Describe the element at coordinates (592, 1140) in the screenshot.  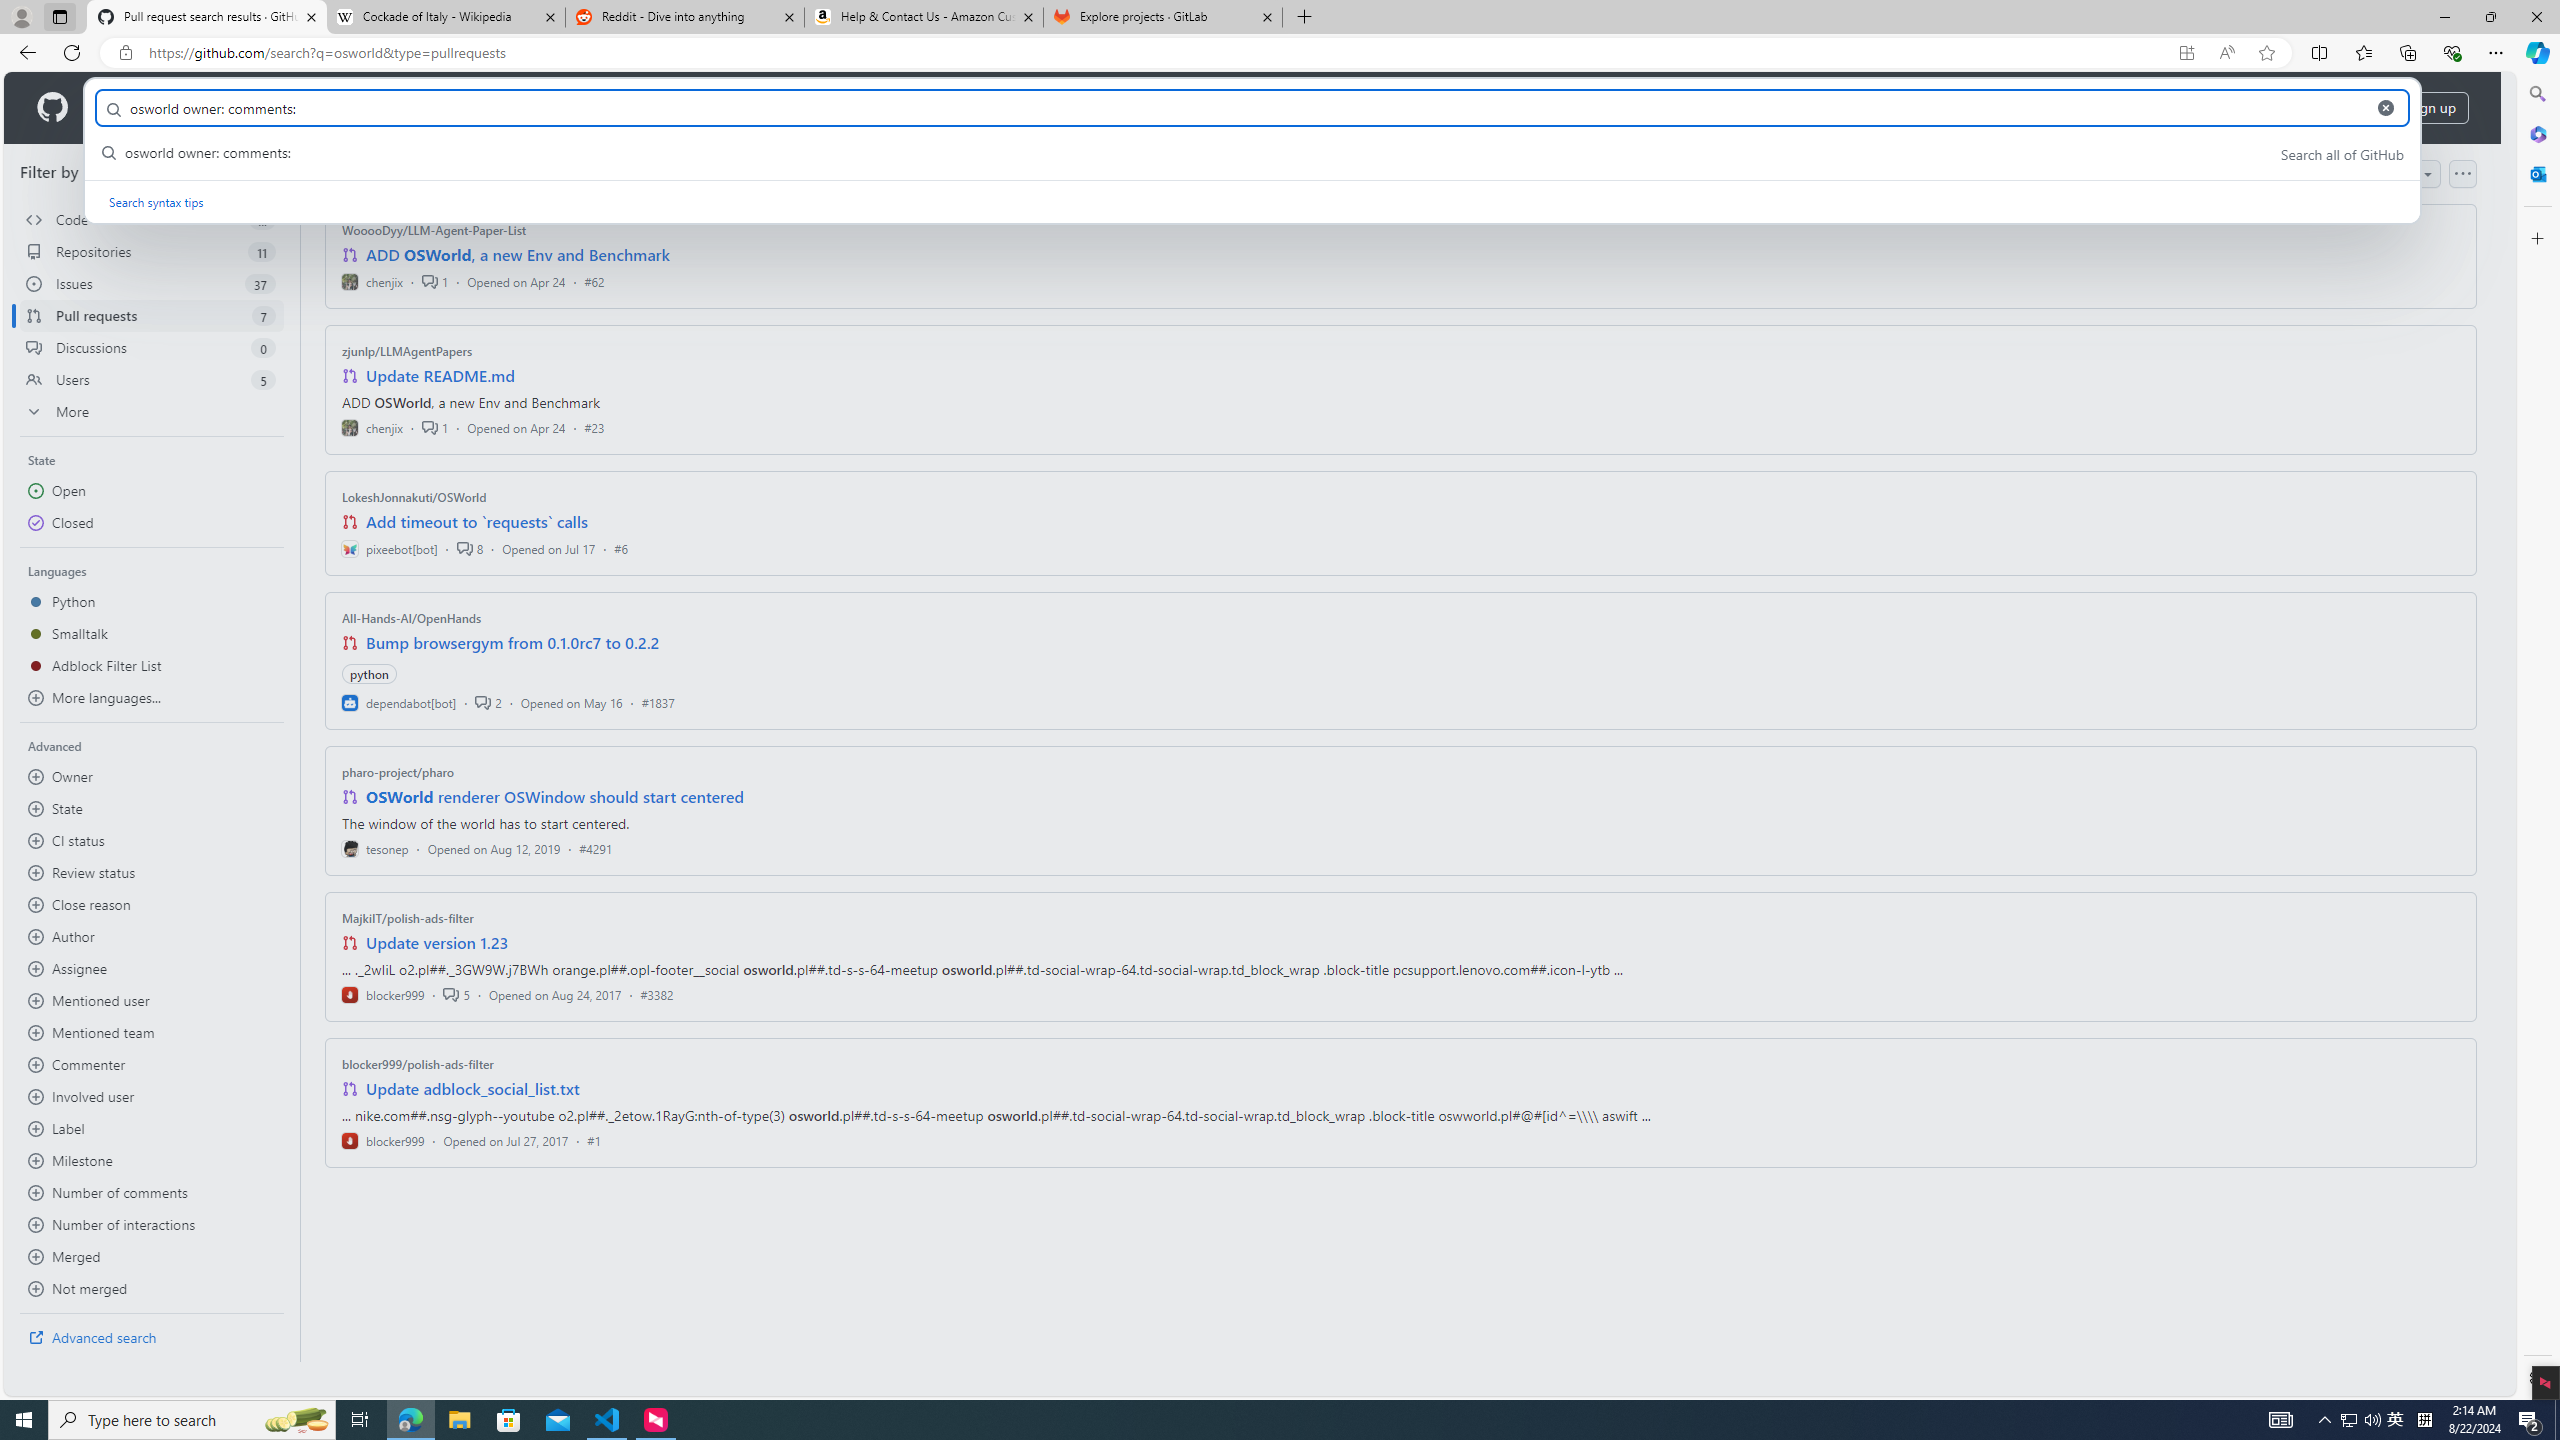
I see `'#1'` at that location.